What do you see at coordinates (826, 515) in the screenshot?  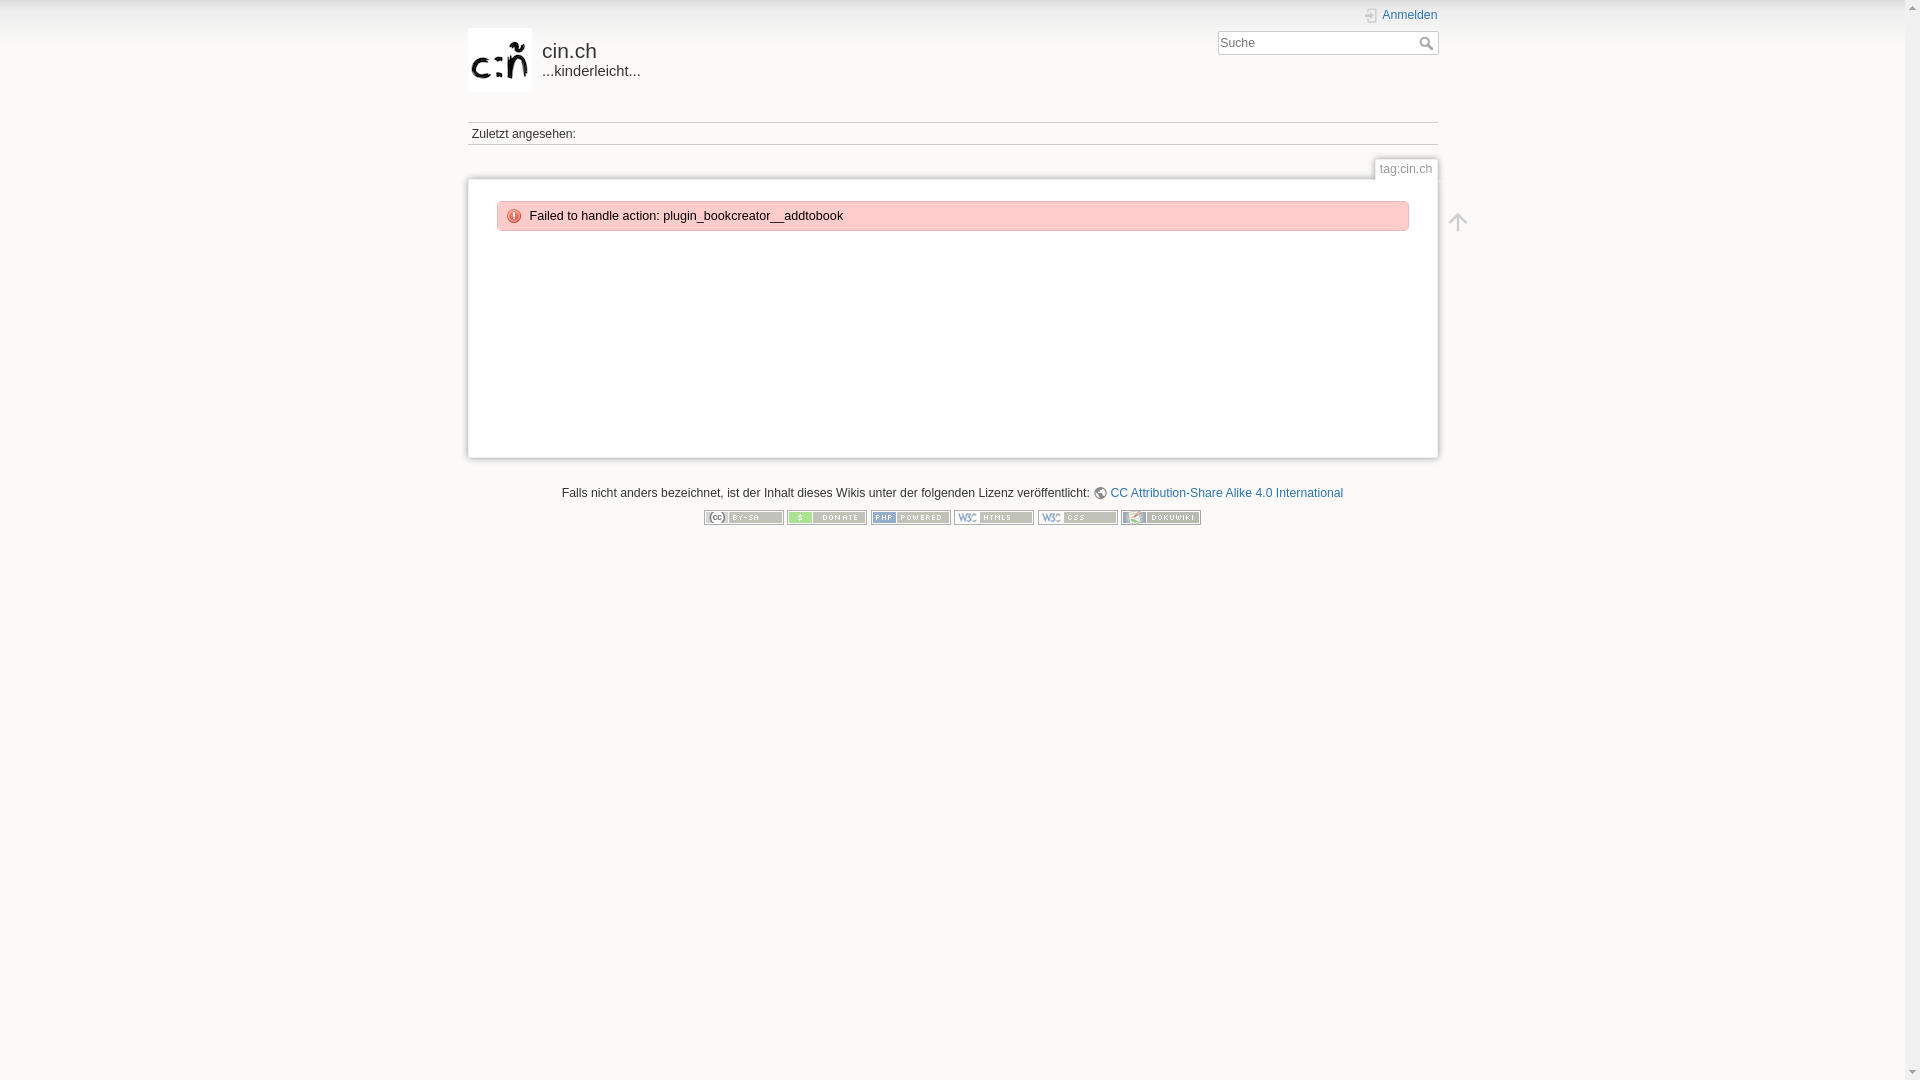 I see `'Donate'` at bounding box center [826, 515].